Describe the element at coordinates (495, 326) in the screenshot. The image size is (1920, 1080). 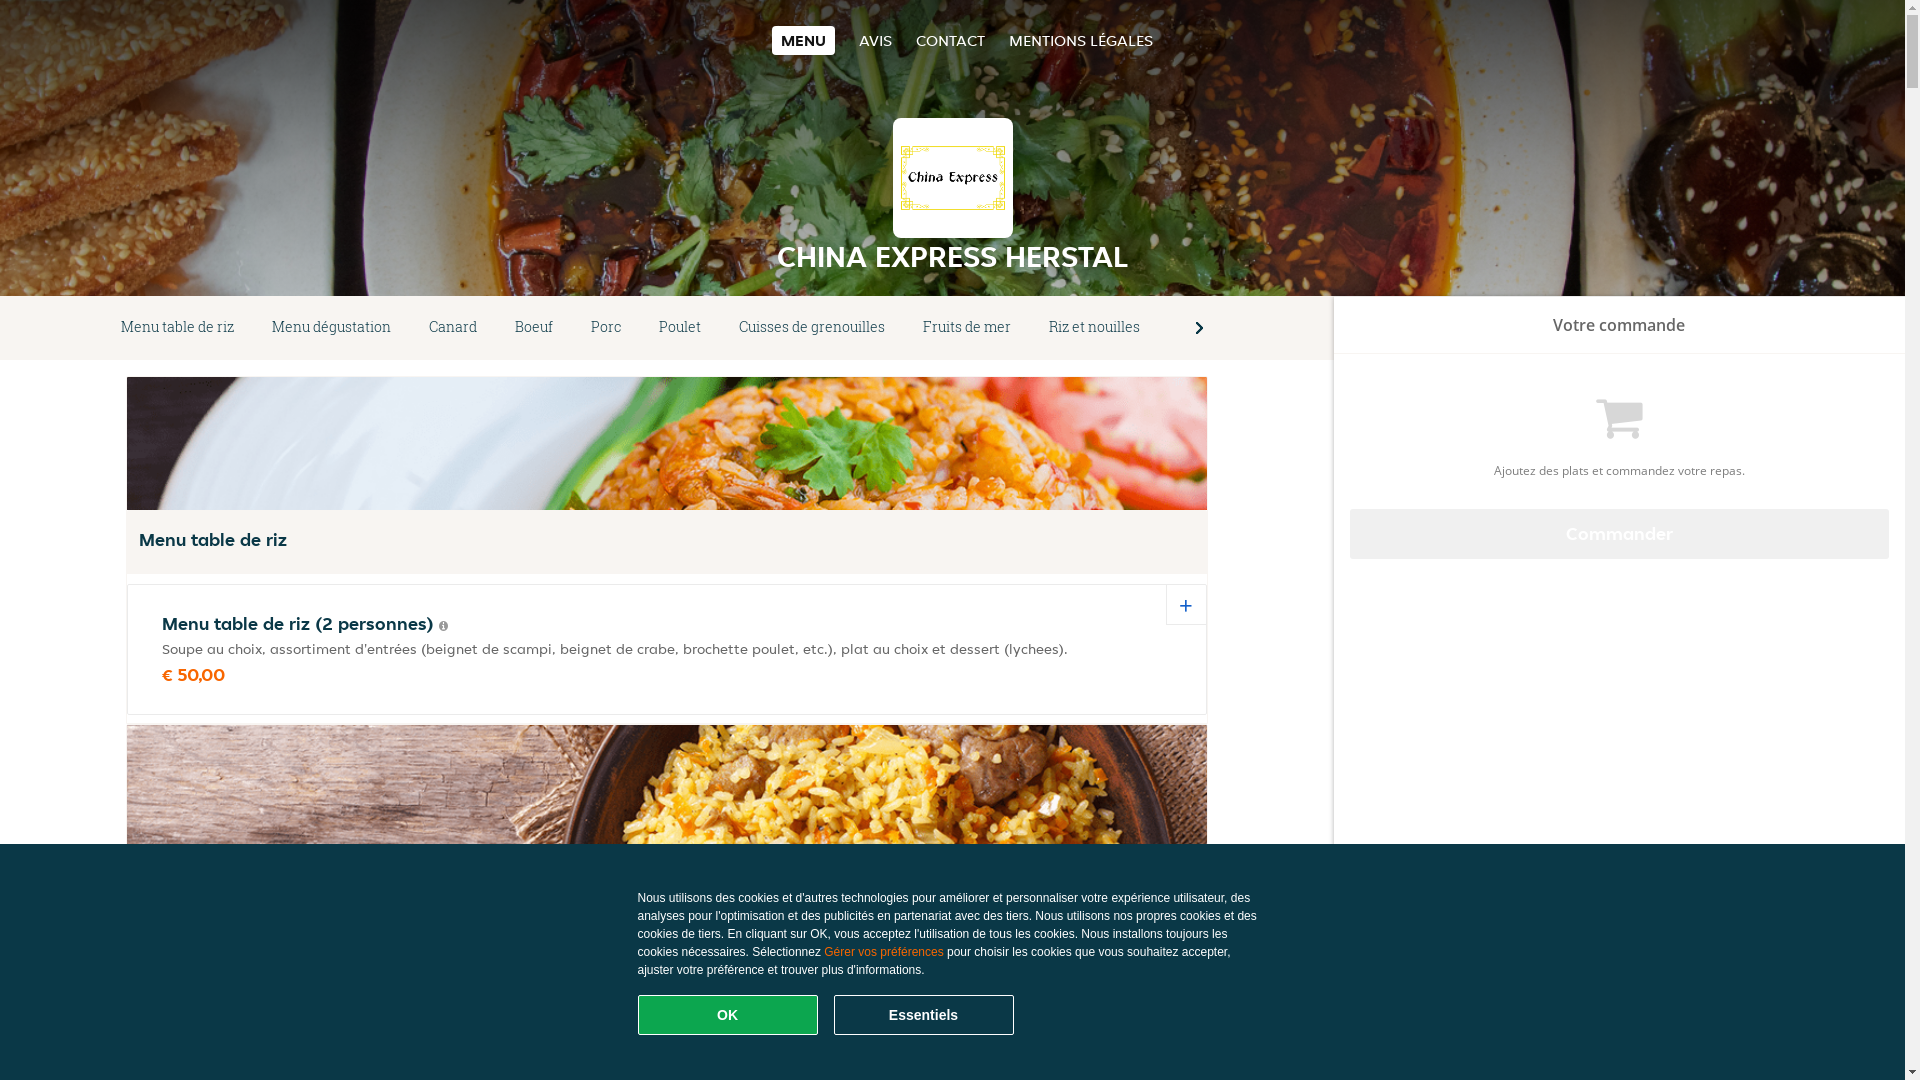
I see `'Boeuf'` at that location.